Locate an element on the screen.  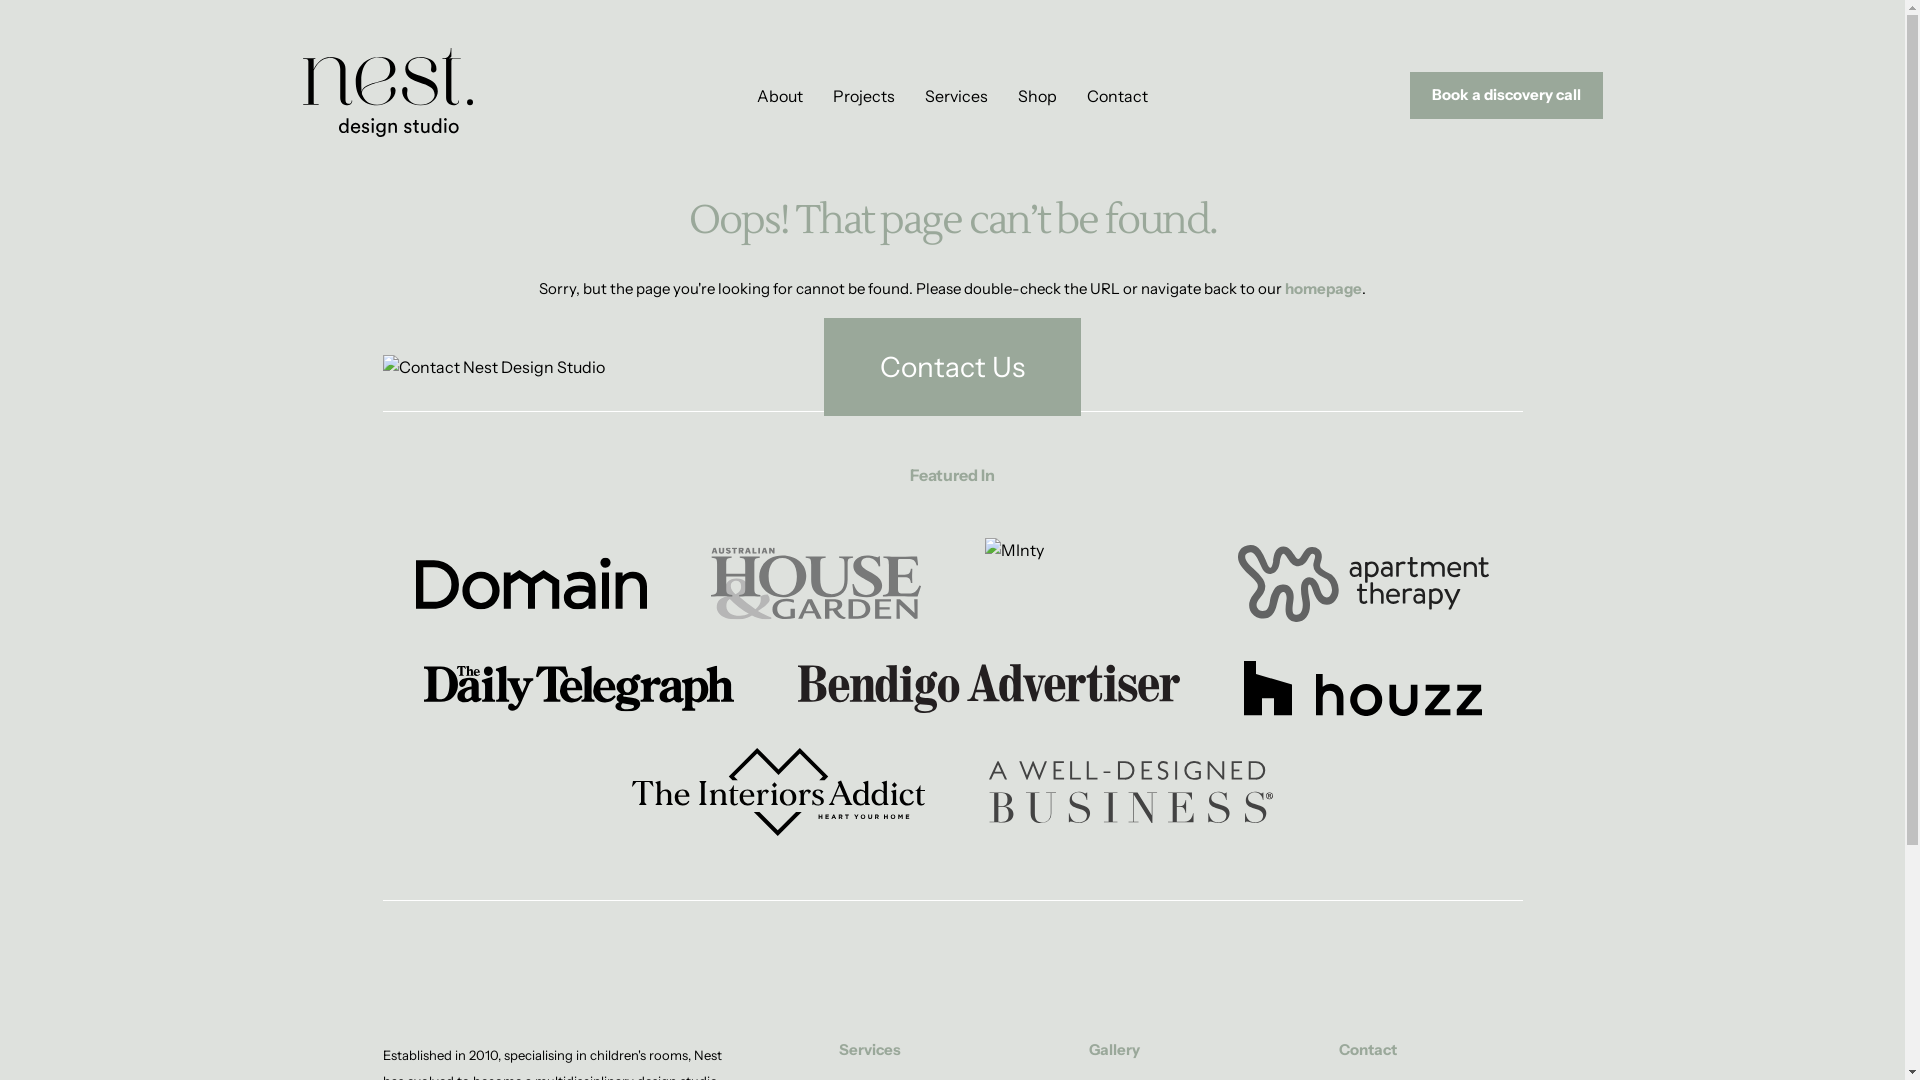
'Book a discovery call' is located at coordinates (1409, 95).